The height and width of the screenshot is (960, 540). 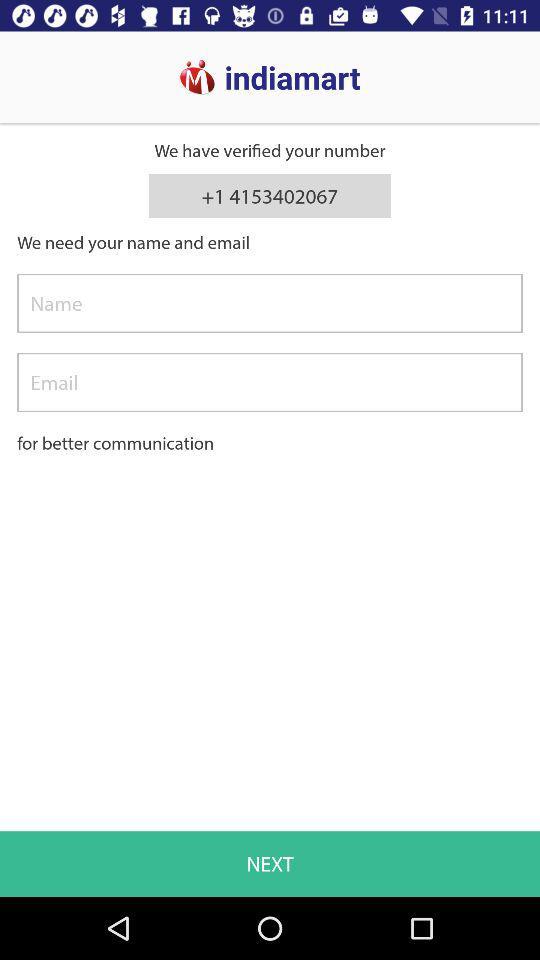 What do you see at coordinates (270, 381) in the screenshot?
I see `your email` at bounding box center [270, 381].